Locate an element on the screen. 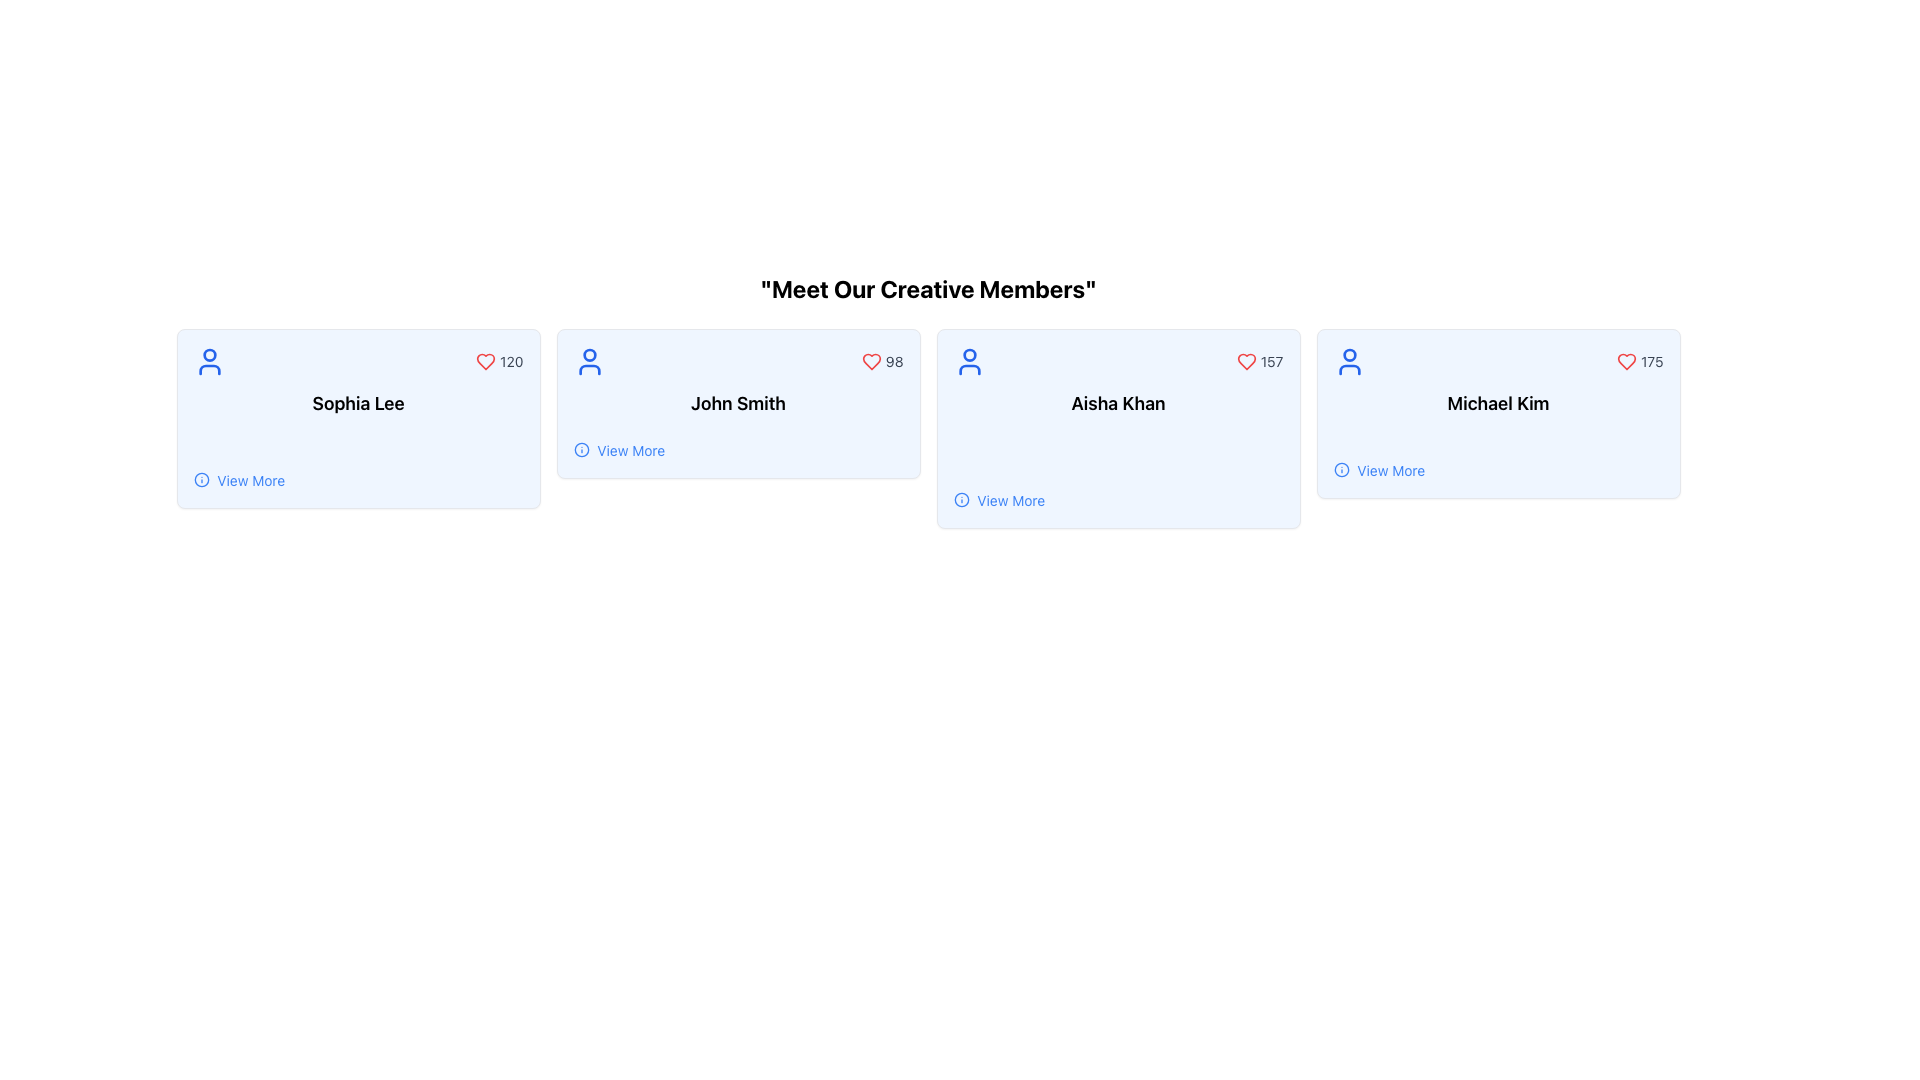 The height and width of the screenshot is (1080, 1920). the blue text link labeled 'View More' located in the second card from the left, under the name 'John Smith' is located at coordinates (618, 451).